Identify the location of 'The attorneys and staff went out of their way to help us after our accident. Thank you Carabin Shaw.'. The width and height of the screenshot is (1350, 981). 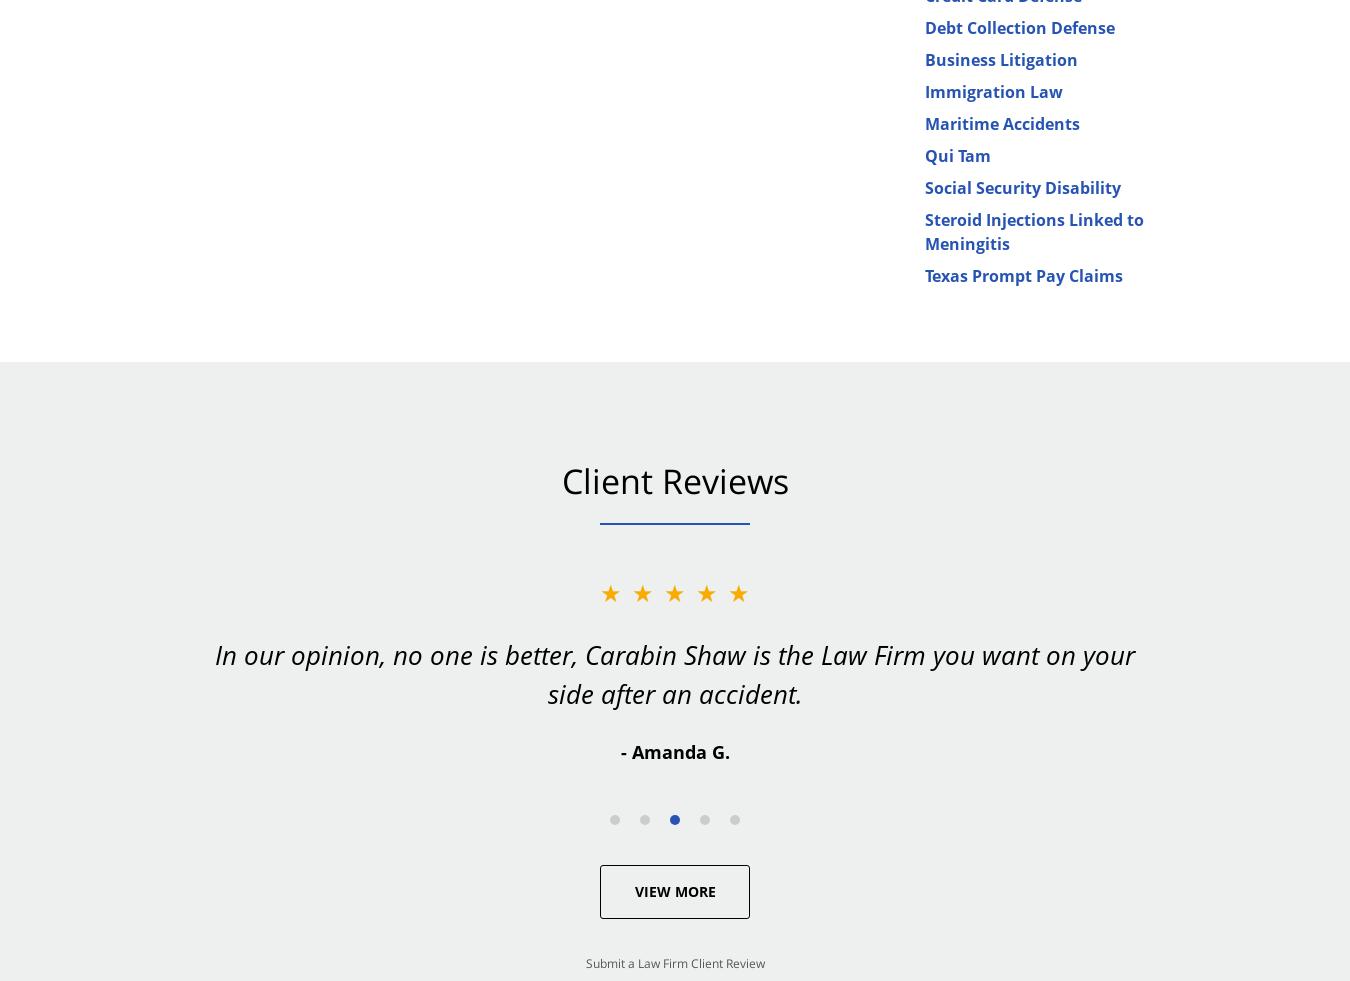
(674, 674).